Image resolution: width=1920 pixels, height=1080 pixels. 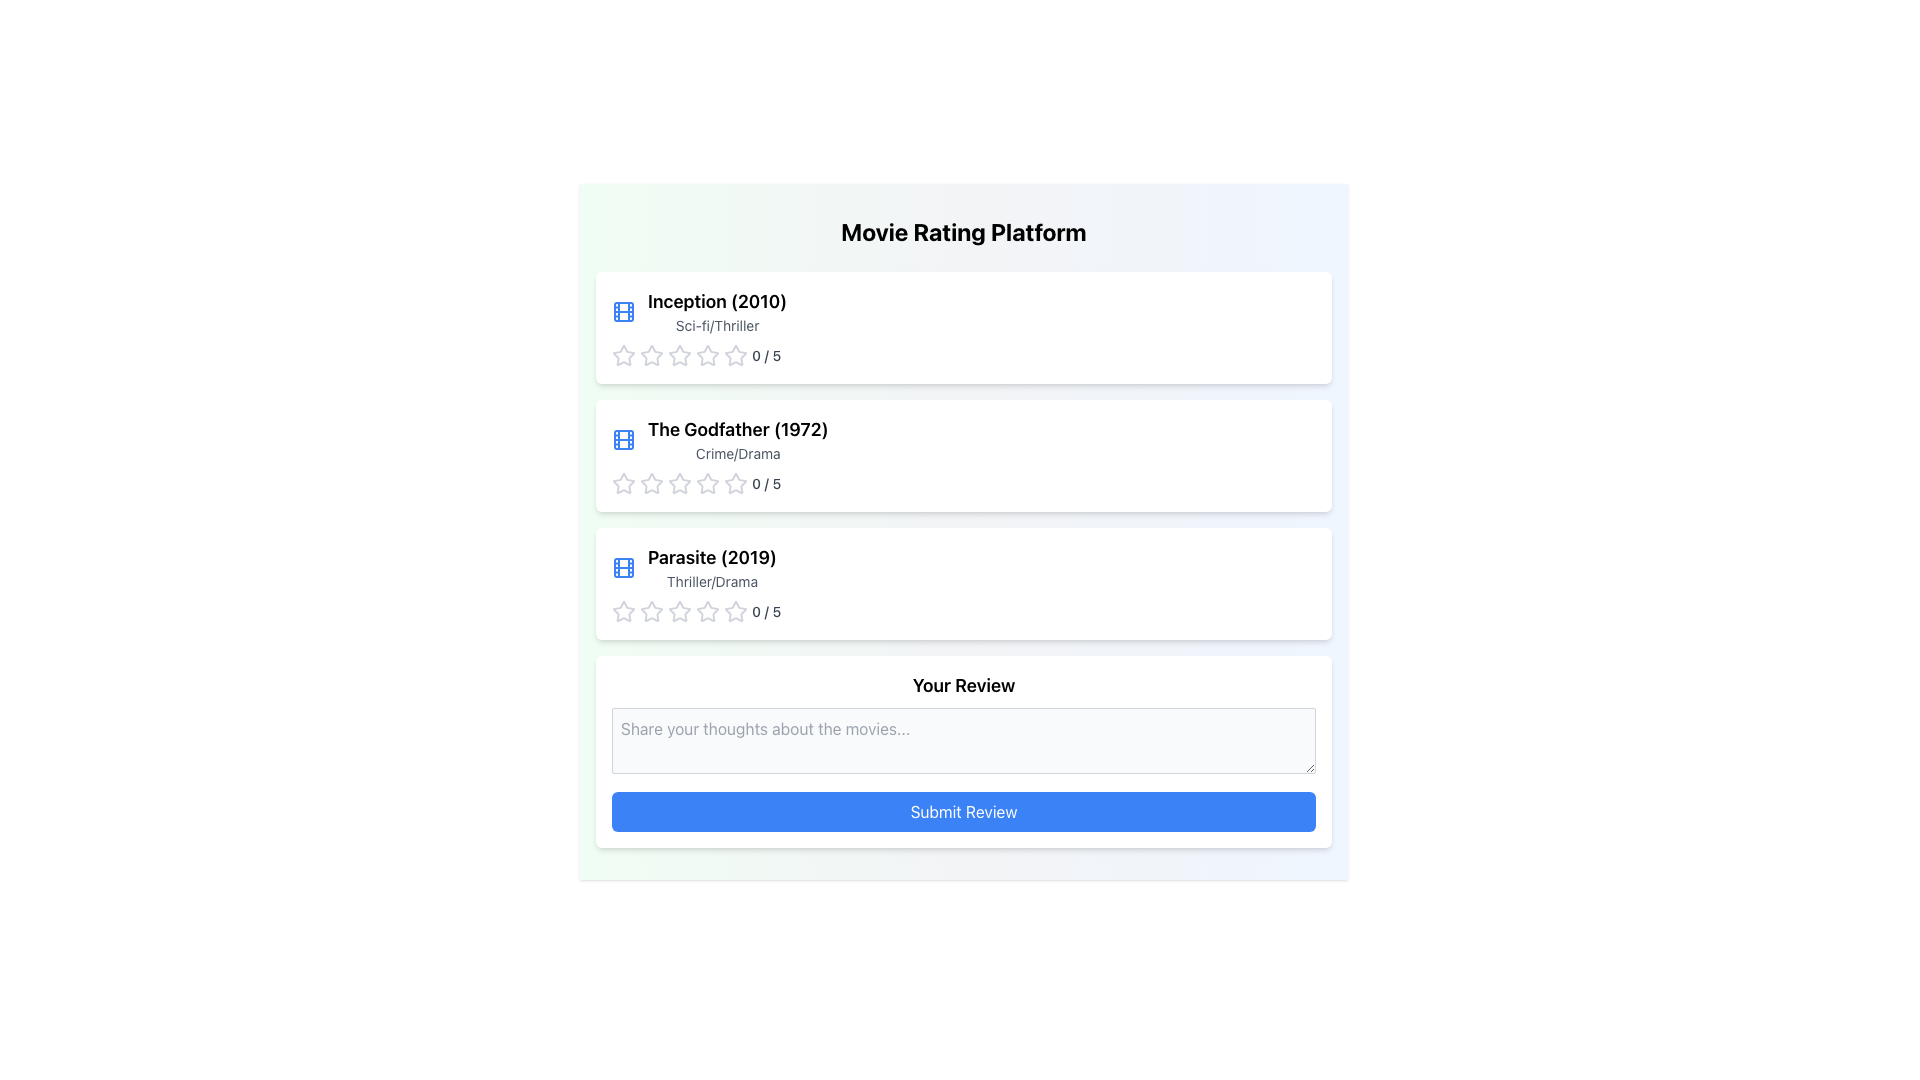 I want to click on the second star icon in the horizontal arrangement of rating icons for the movie 'Parasite (2019)' to rate it, so click(x=652, y=611).